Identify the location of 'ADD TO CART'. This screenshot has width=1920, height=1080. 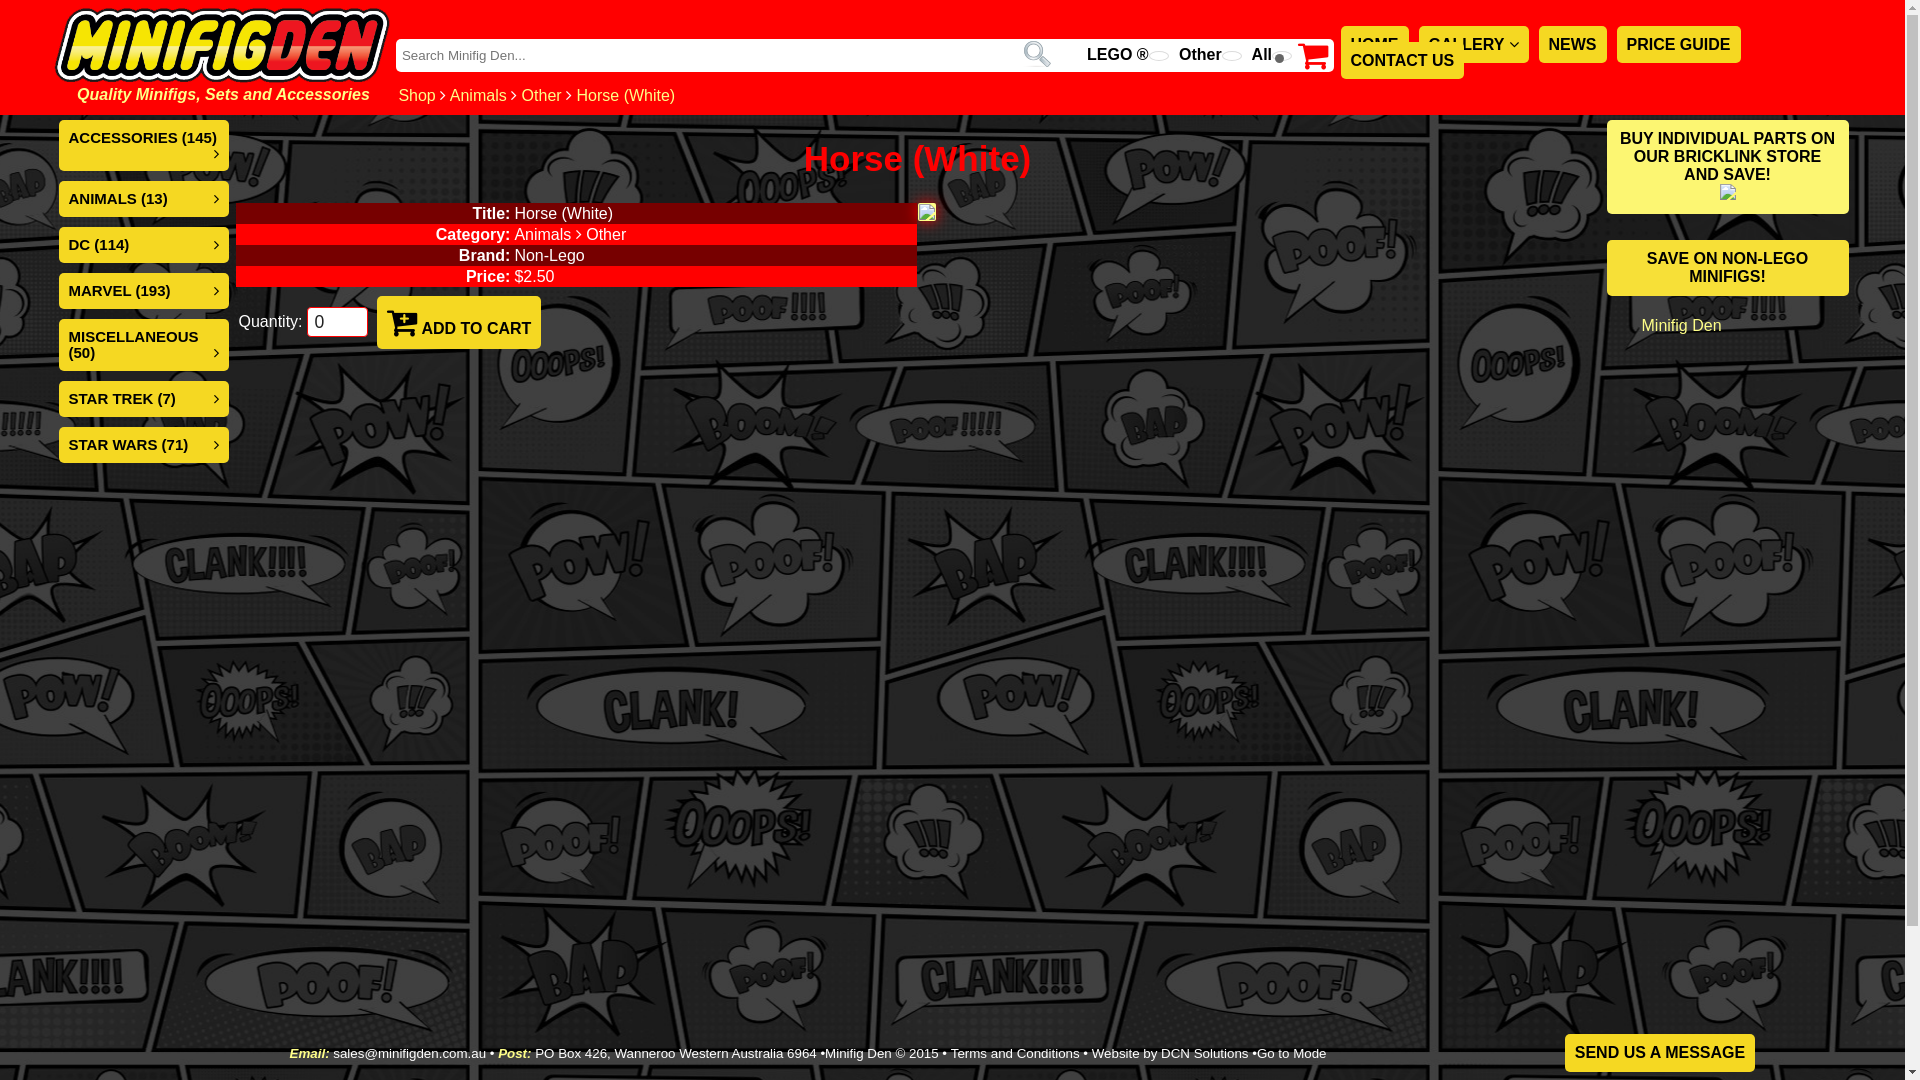
(458, 321).